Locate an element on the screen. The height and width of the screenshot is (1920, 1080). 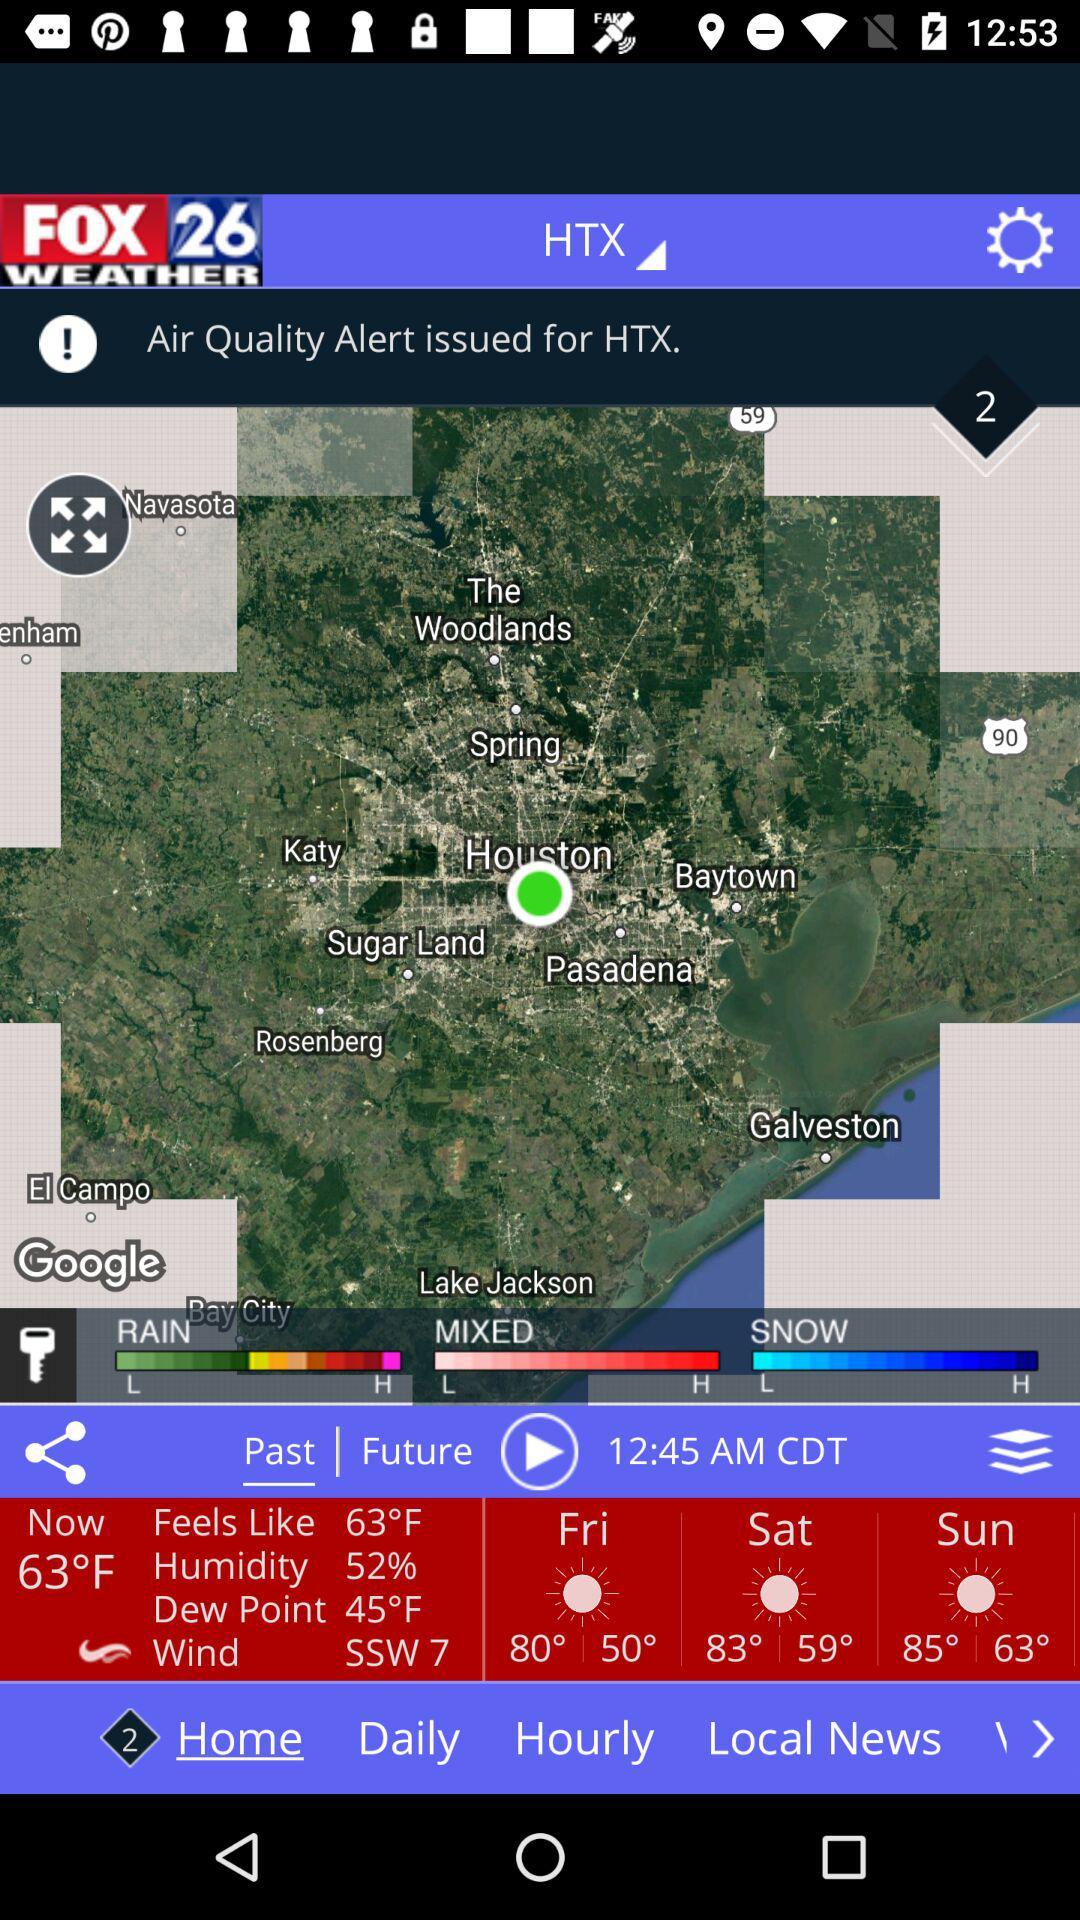
the arrow_forward icon is located at coordinates (1042, 1737).